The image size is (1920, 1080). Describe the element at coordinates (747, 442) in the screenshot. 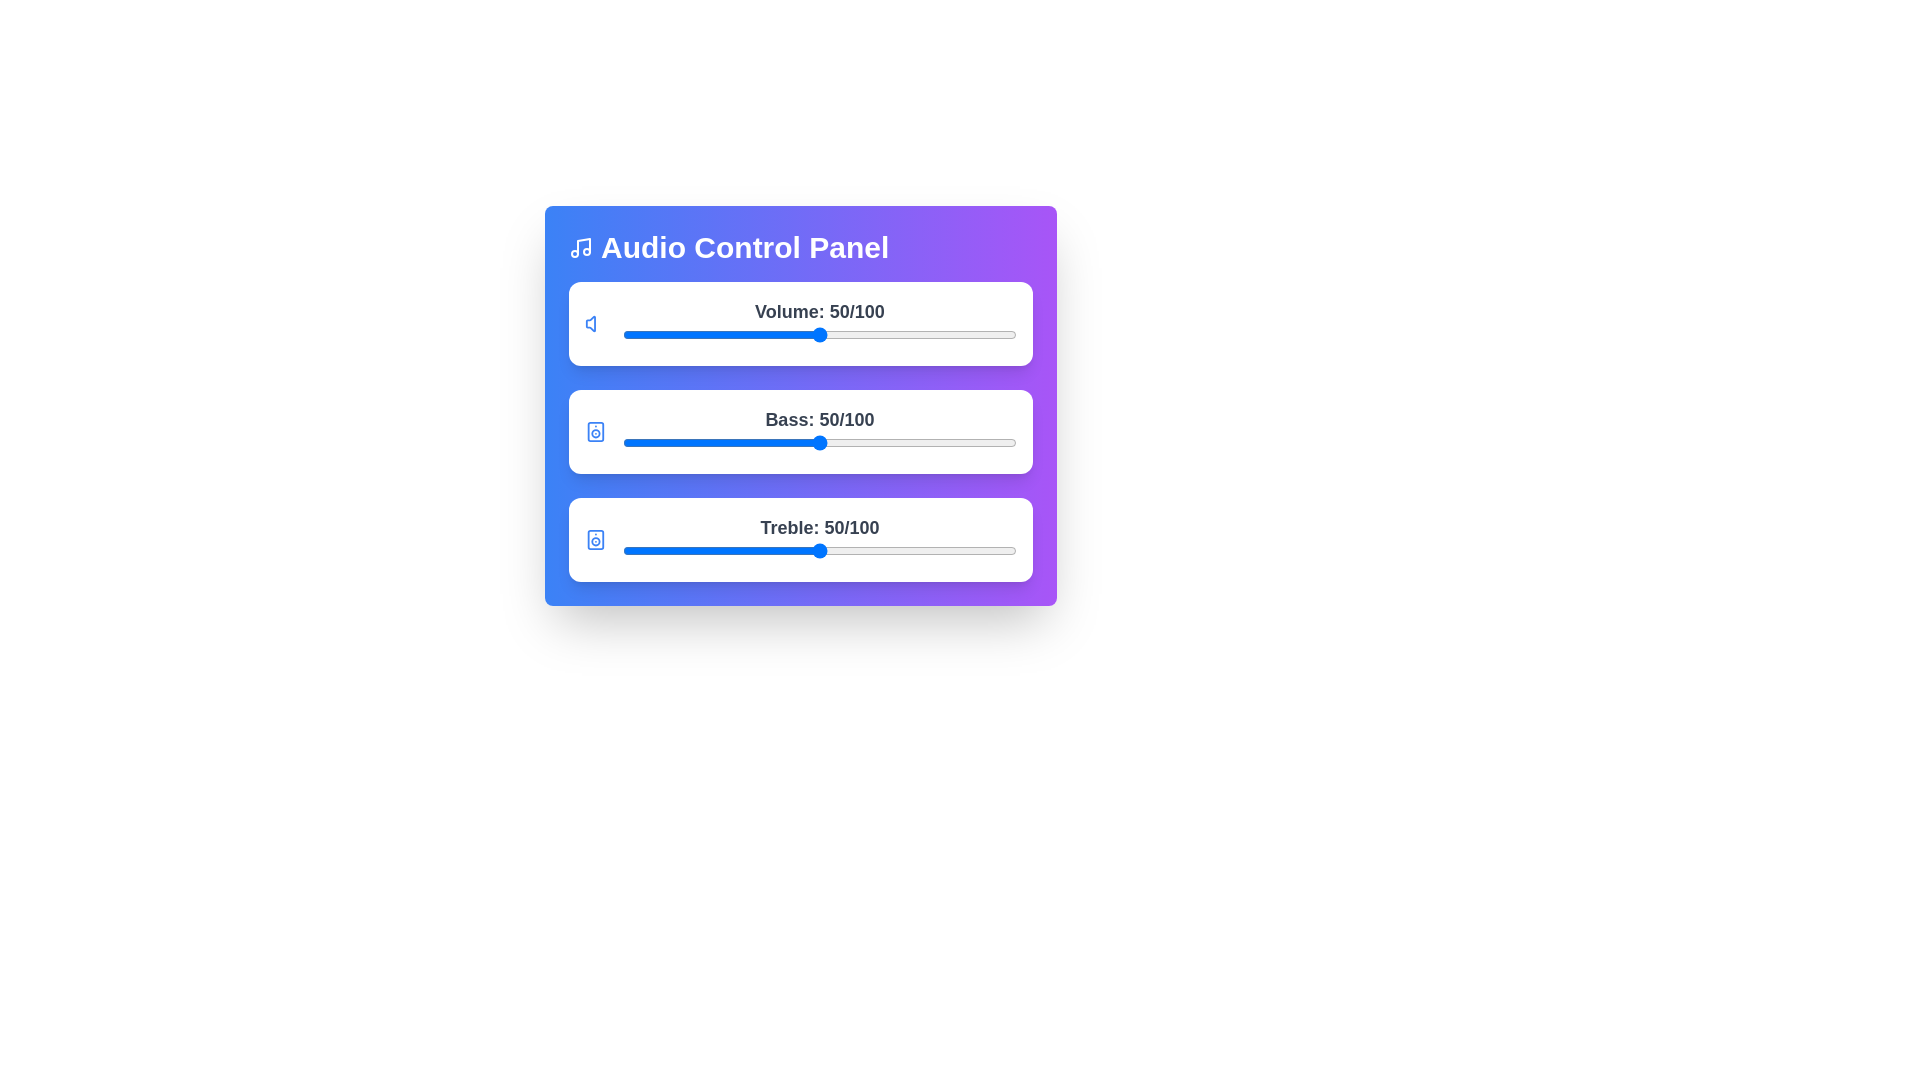

I see `the bass slider to 32` at that location.